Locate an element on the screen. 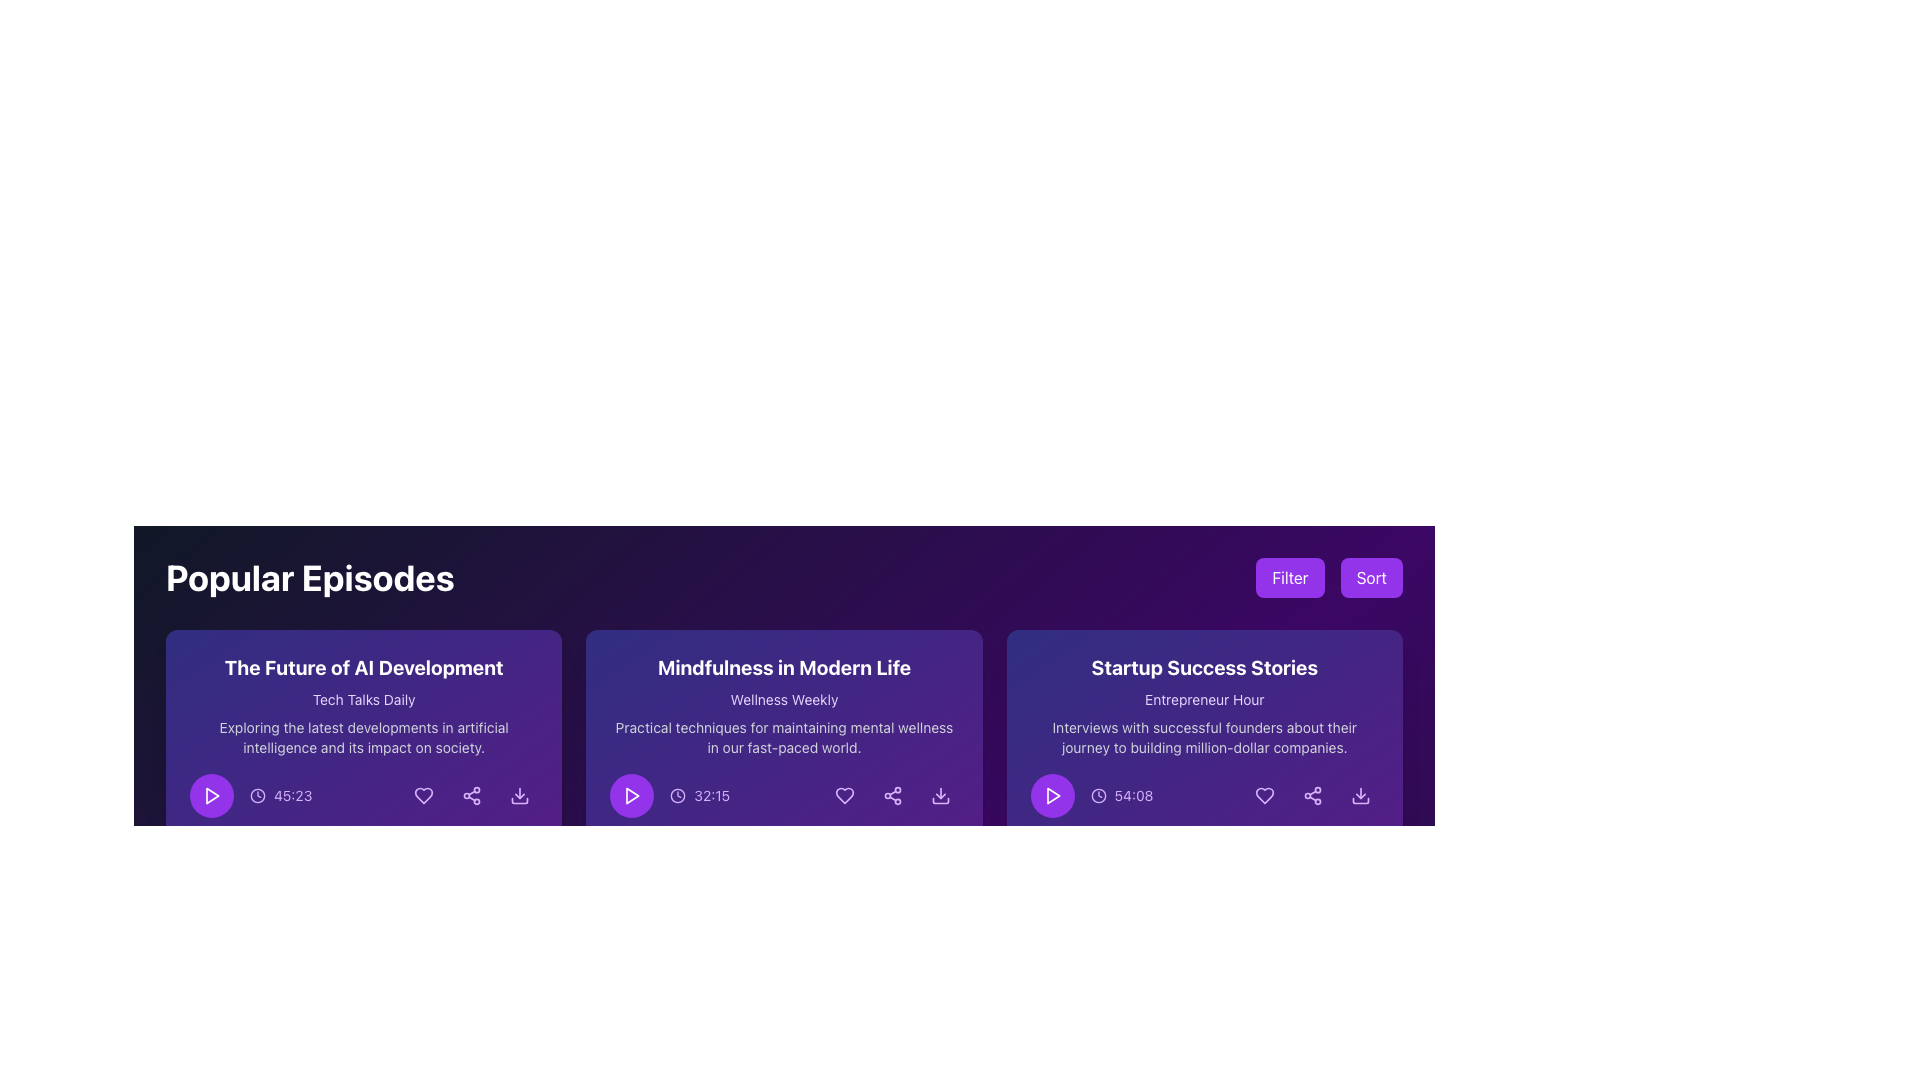 The height and width of the screenshot is (1080, 1920). changes in the progress bar located at the bottom of the 'Startup Success Stories' card, above the timeline icon and progress time text, as the media progresses is located at coordinates (1107, 837).